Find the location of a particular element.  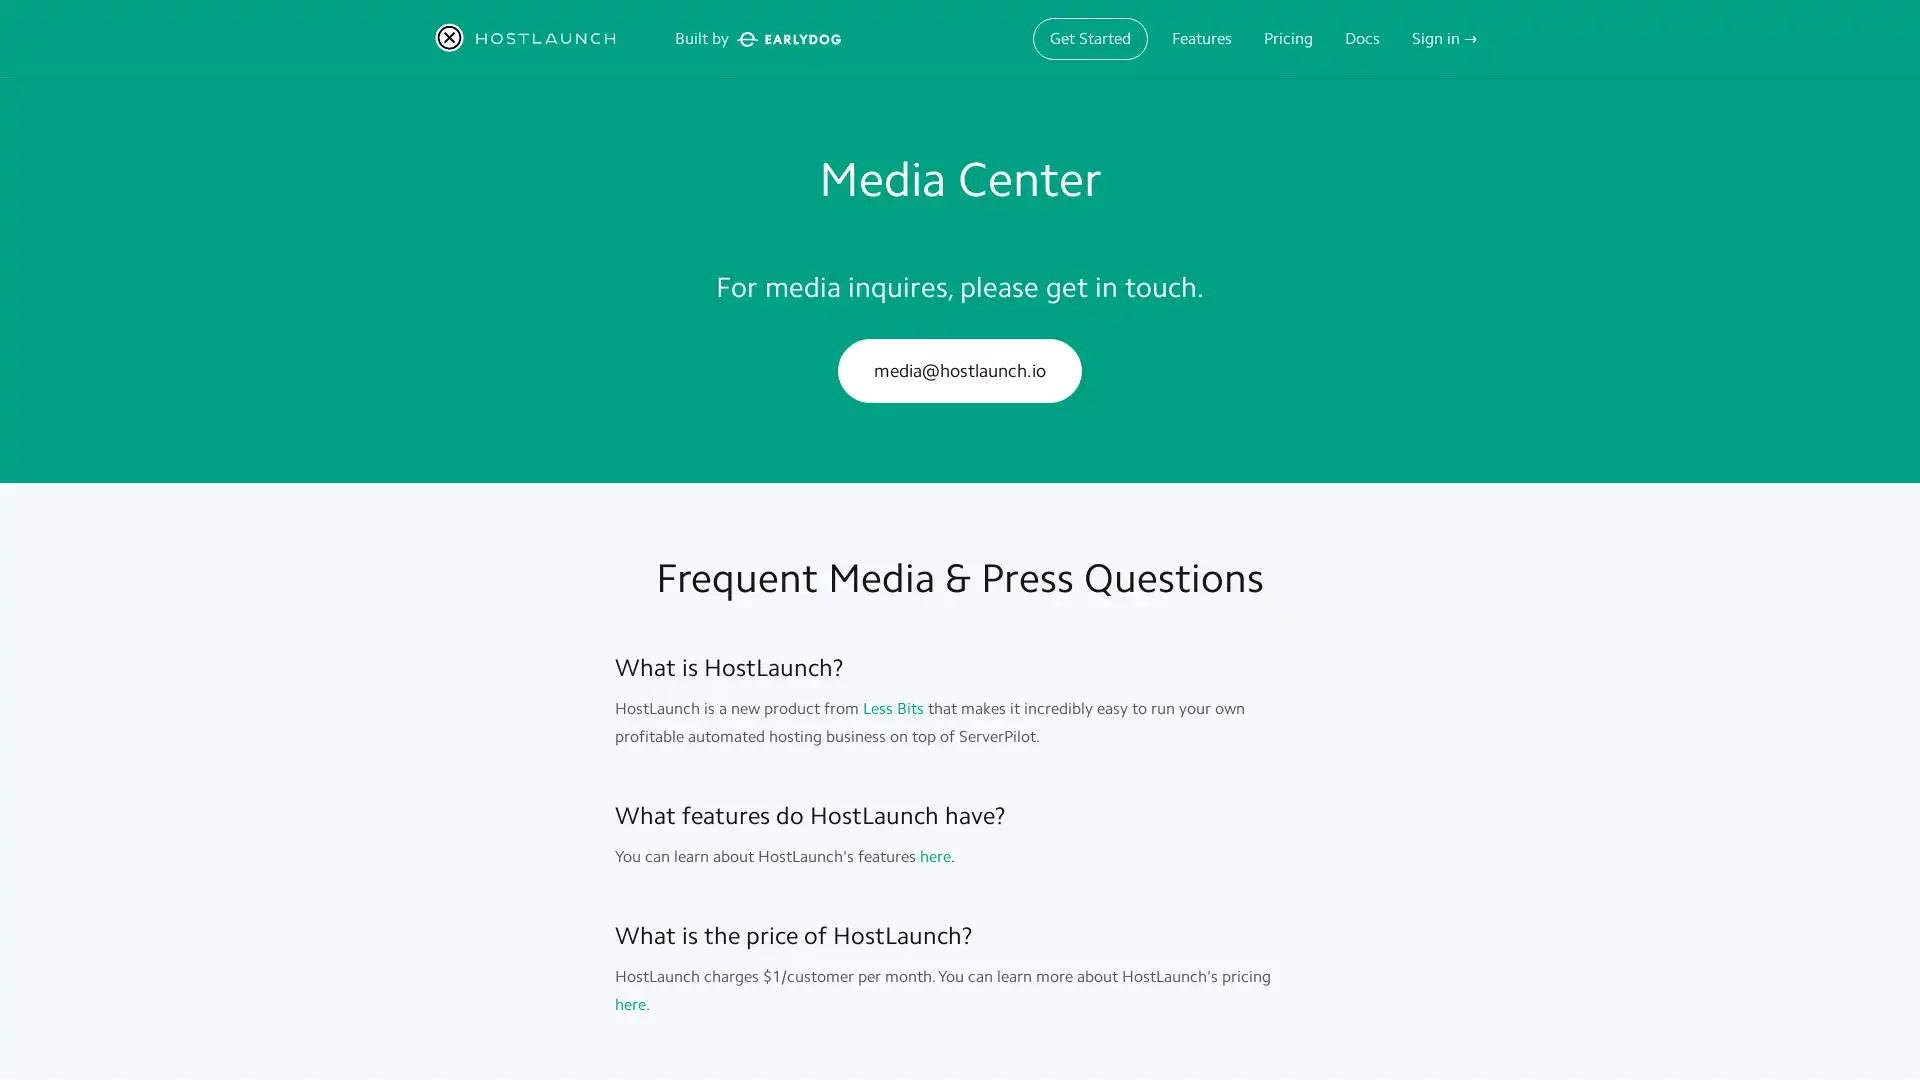

Pricing is located at coordinates (1288, 38).